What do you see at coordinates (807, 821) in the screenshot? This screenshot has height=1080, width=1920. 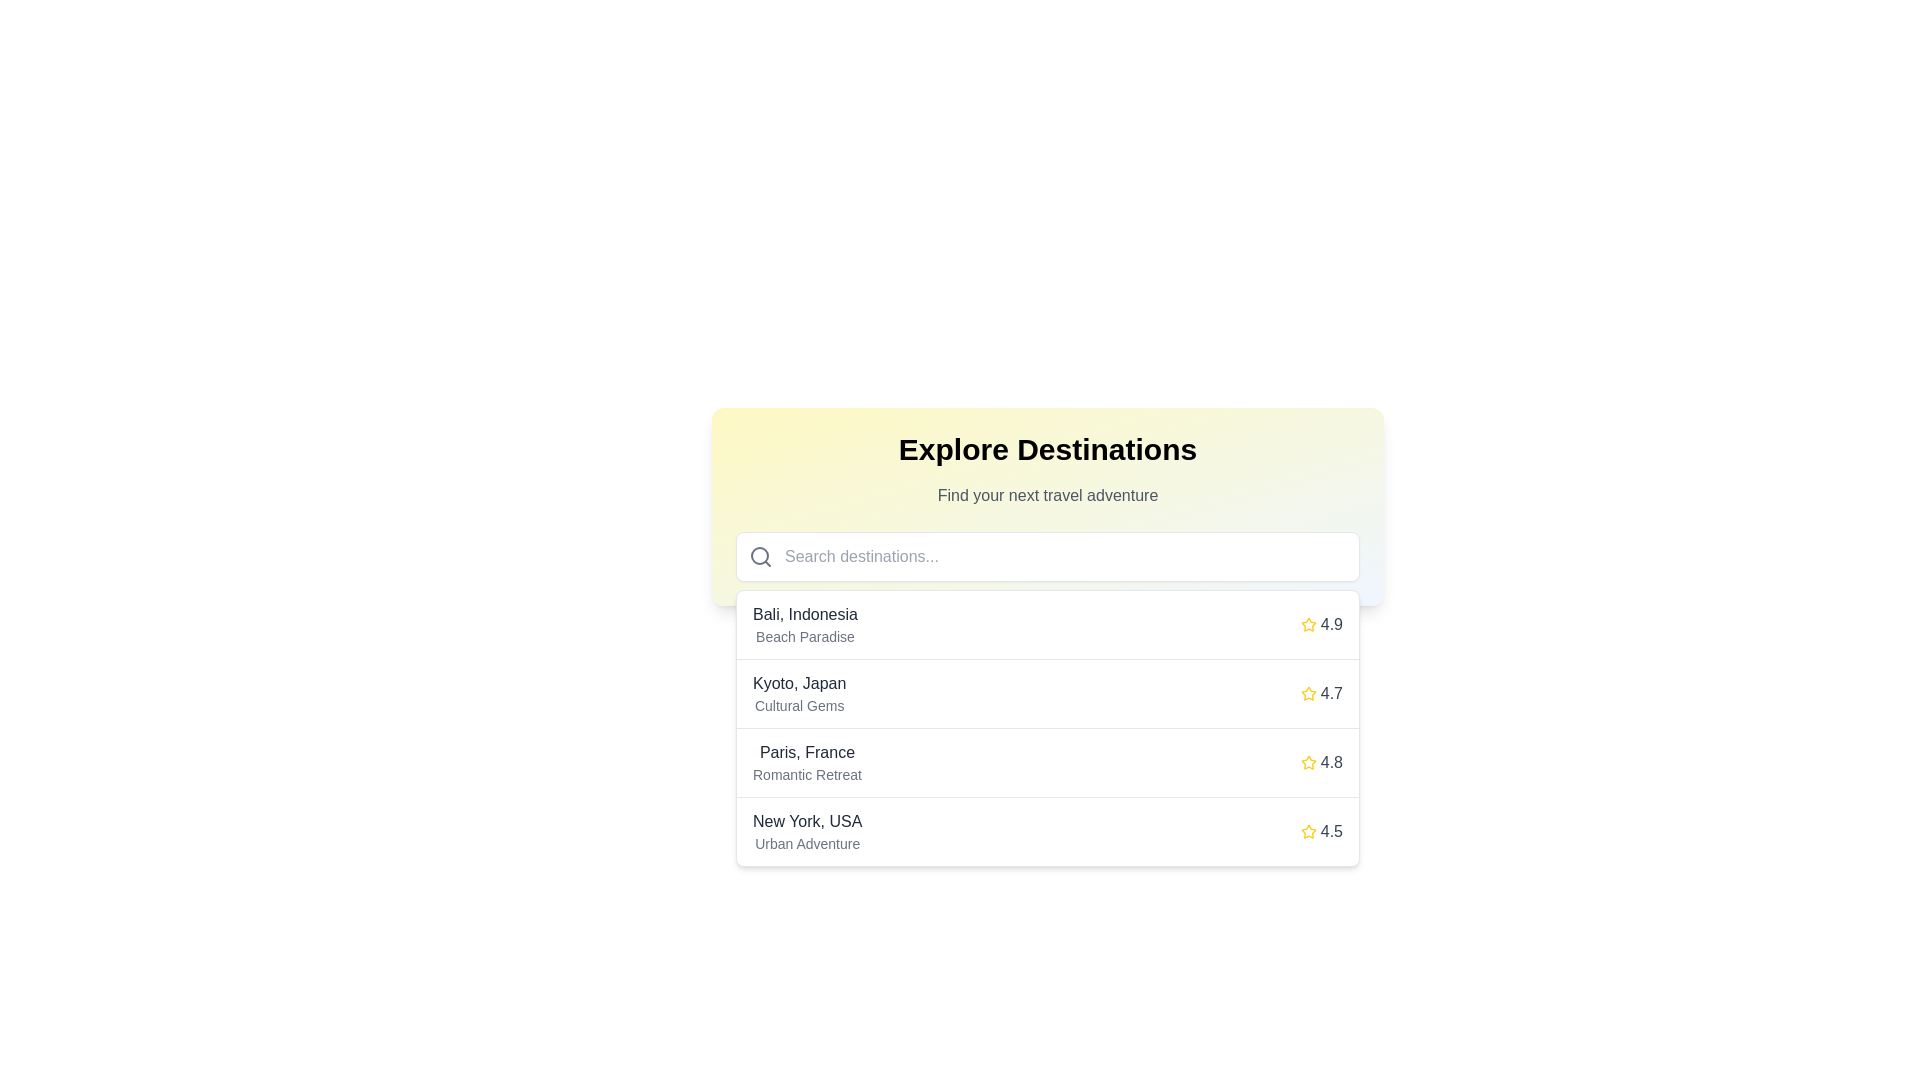 I see `the Text Label indicating the location 'New York, USA', which serves as the main title of the fourth list item in the vertically stacked list layout` at bounding box center [807, 821].